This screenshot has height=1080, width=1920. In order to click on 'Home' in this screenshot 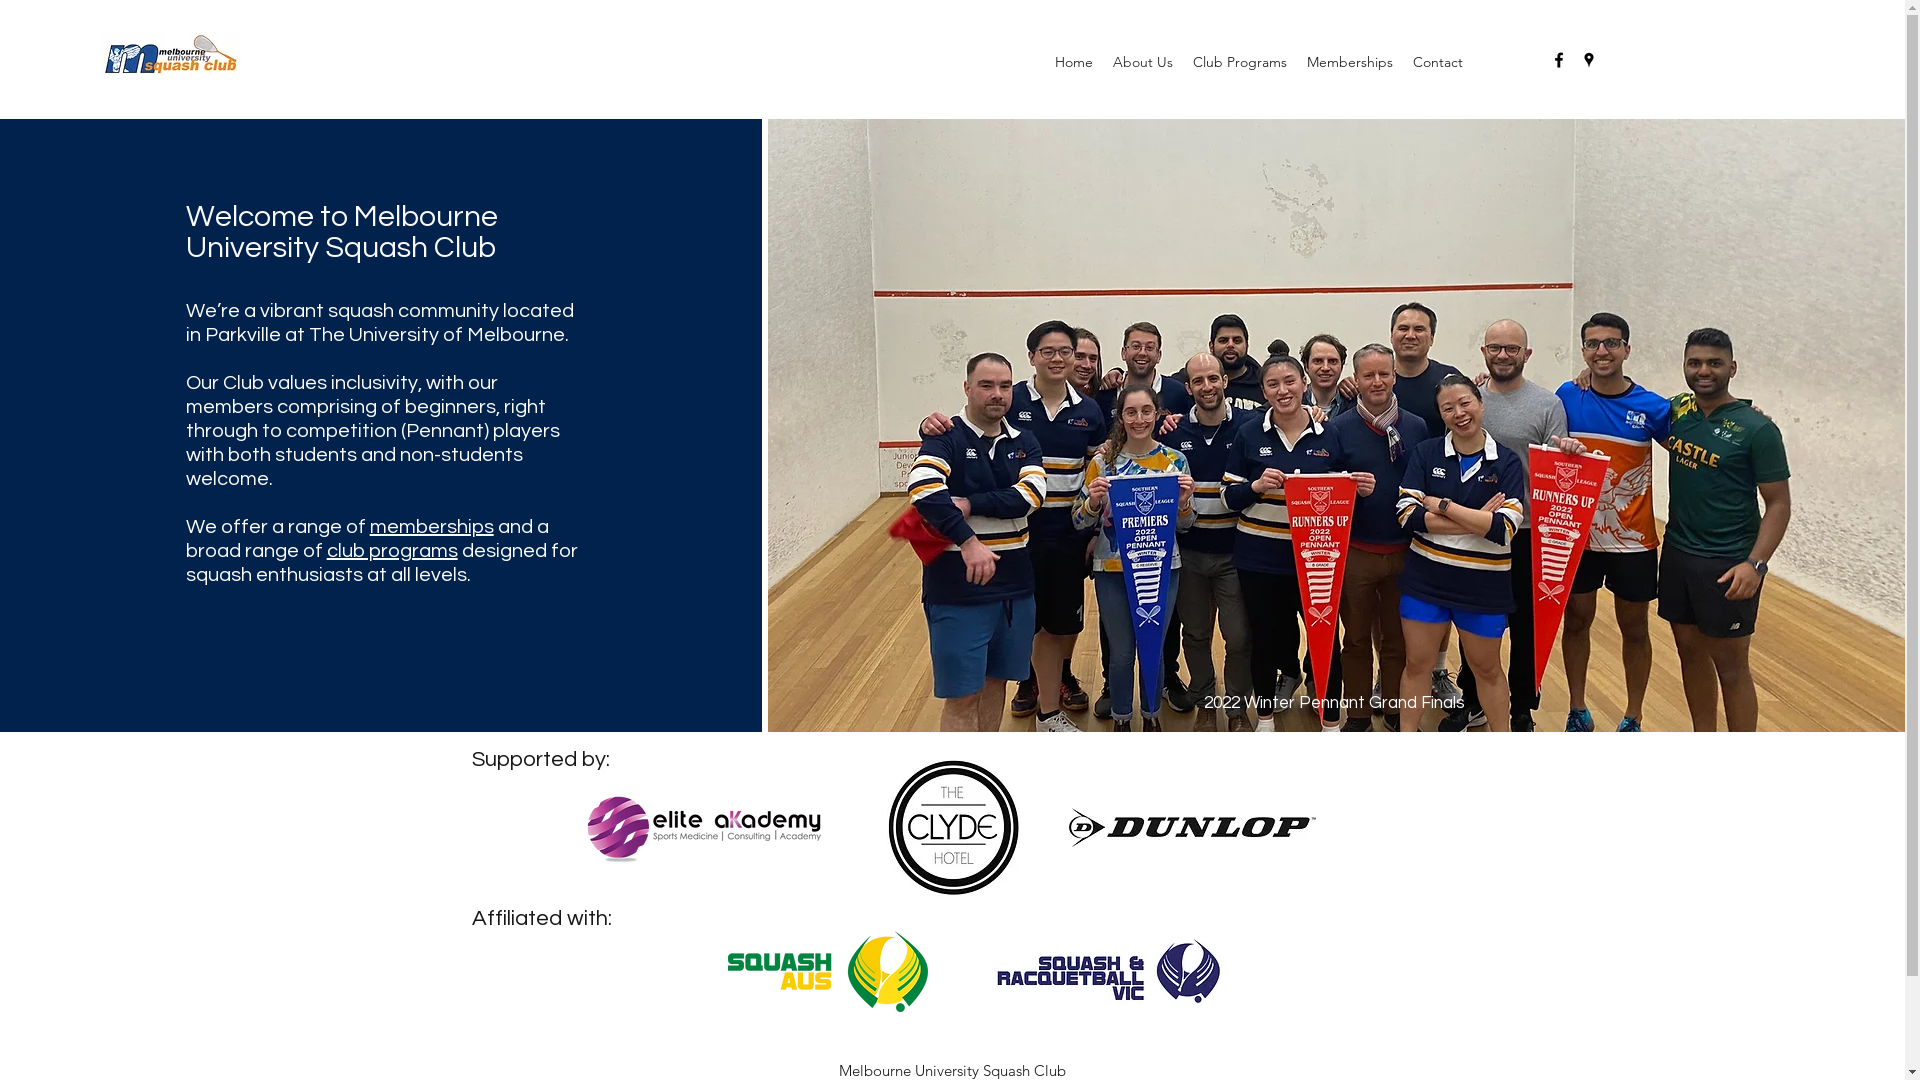, I will do `click(1073, 59)`.